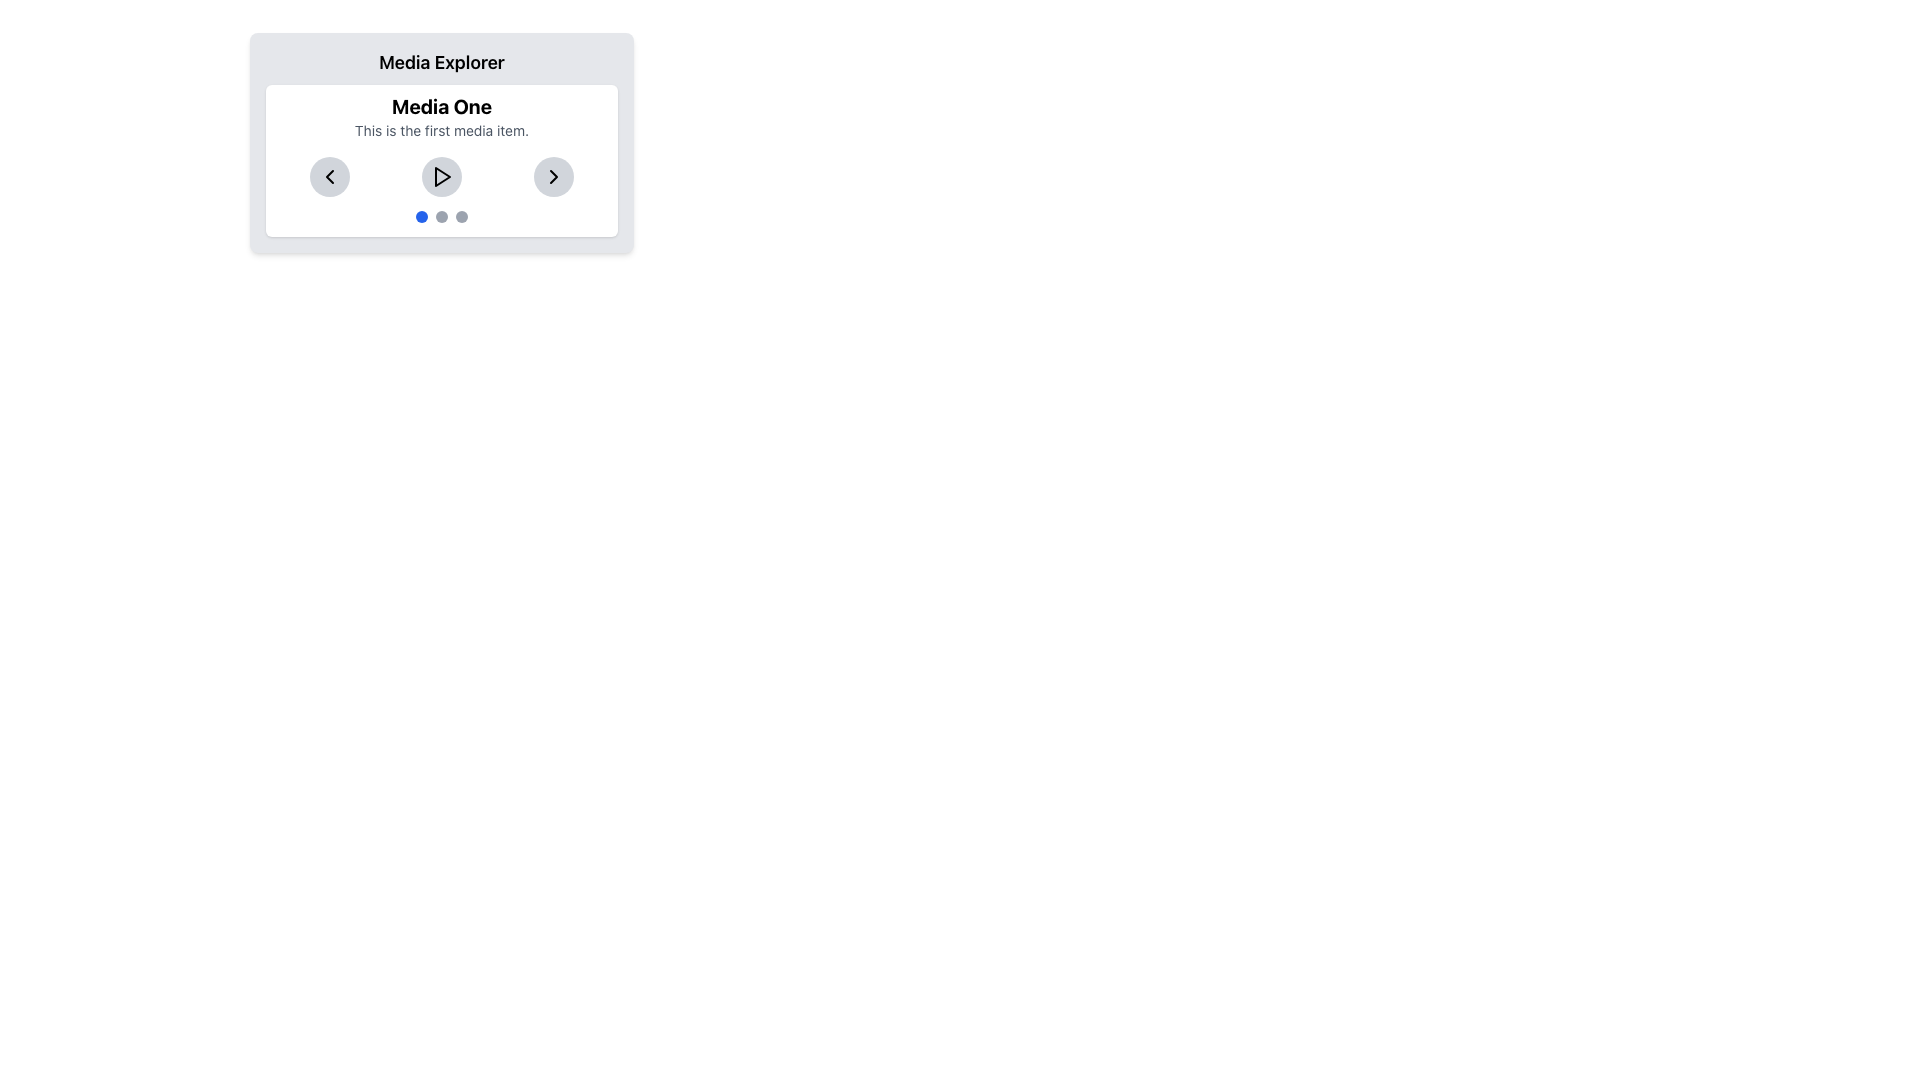 The height and width of the screenshot is (1080, 1920). Describe the element at coordinates (440, 216) in the screenshot. I see `the second round button in the 'Media Explorer' interface` at that location.